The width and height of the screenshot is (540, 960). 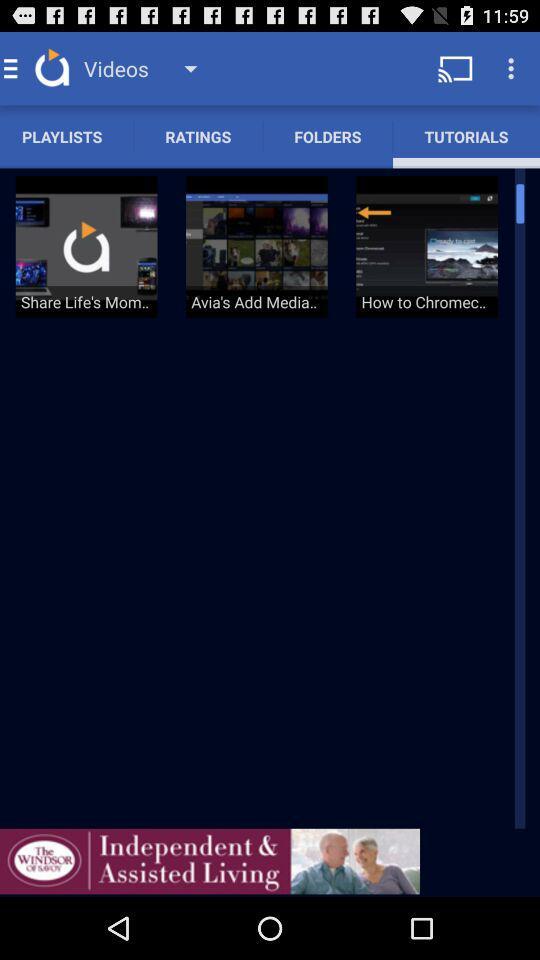 What do you see at coordinates (209, 860) in the screenshot?
I see `advertisement page` at bounding box center [209, 860].